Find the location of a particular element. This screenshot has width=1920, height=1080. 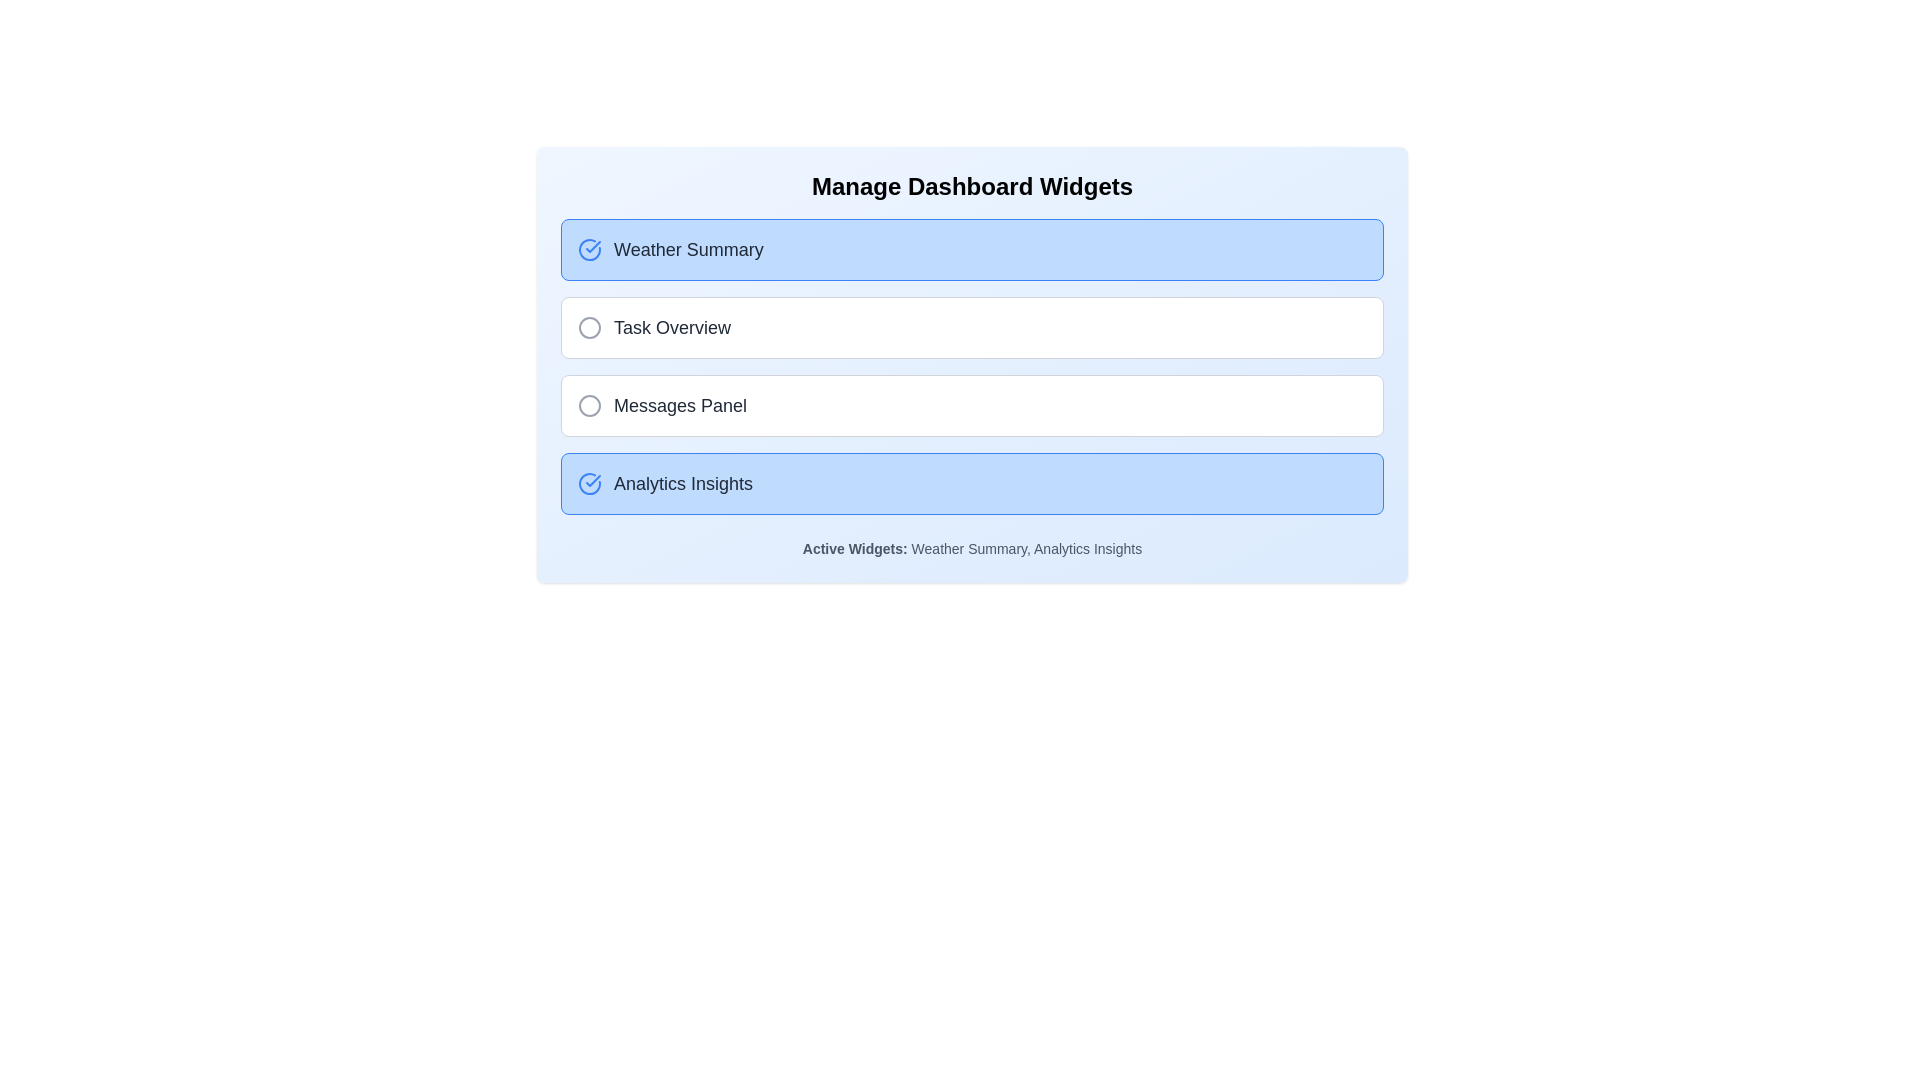

the SVG Circle Graphic adjacent to the 'Messages Panel' label to indicate selection or activity is located at coordinates (589, 405).